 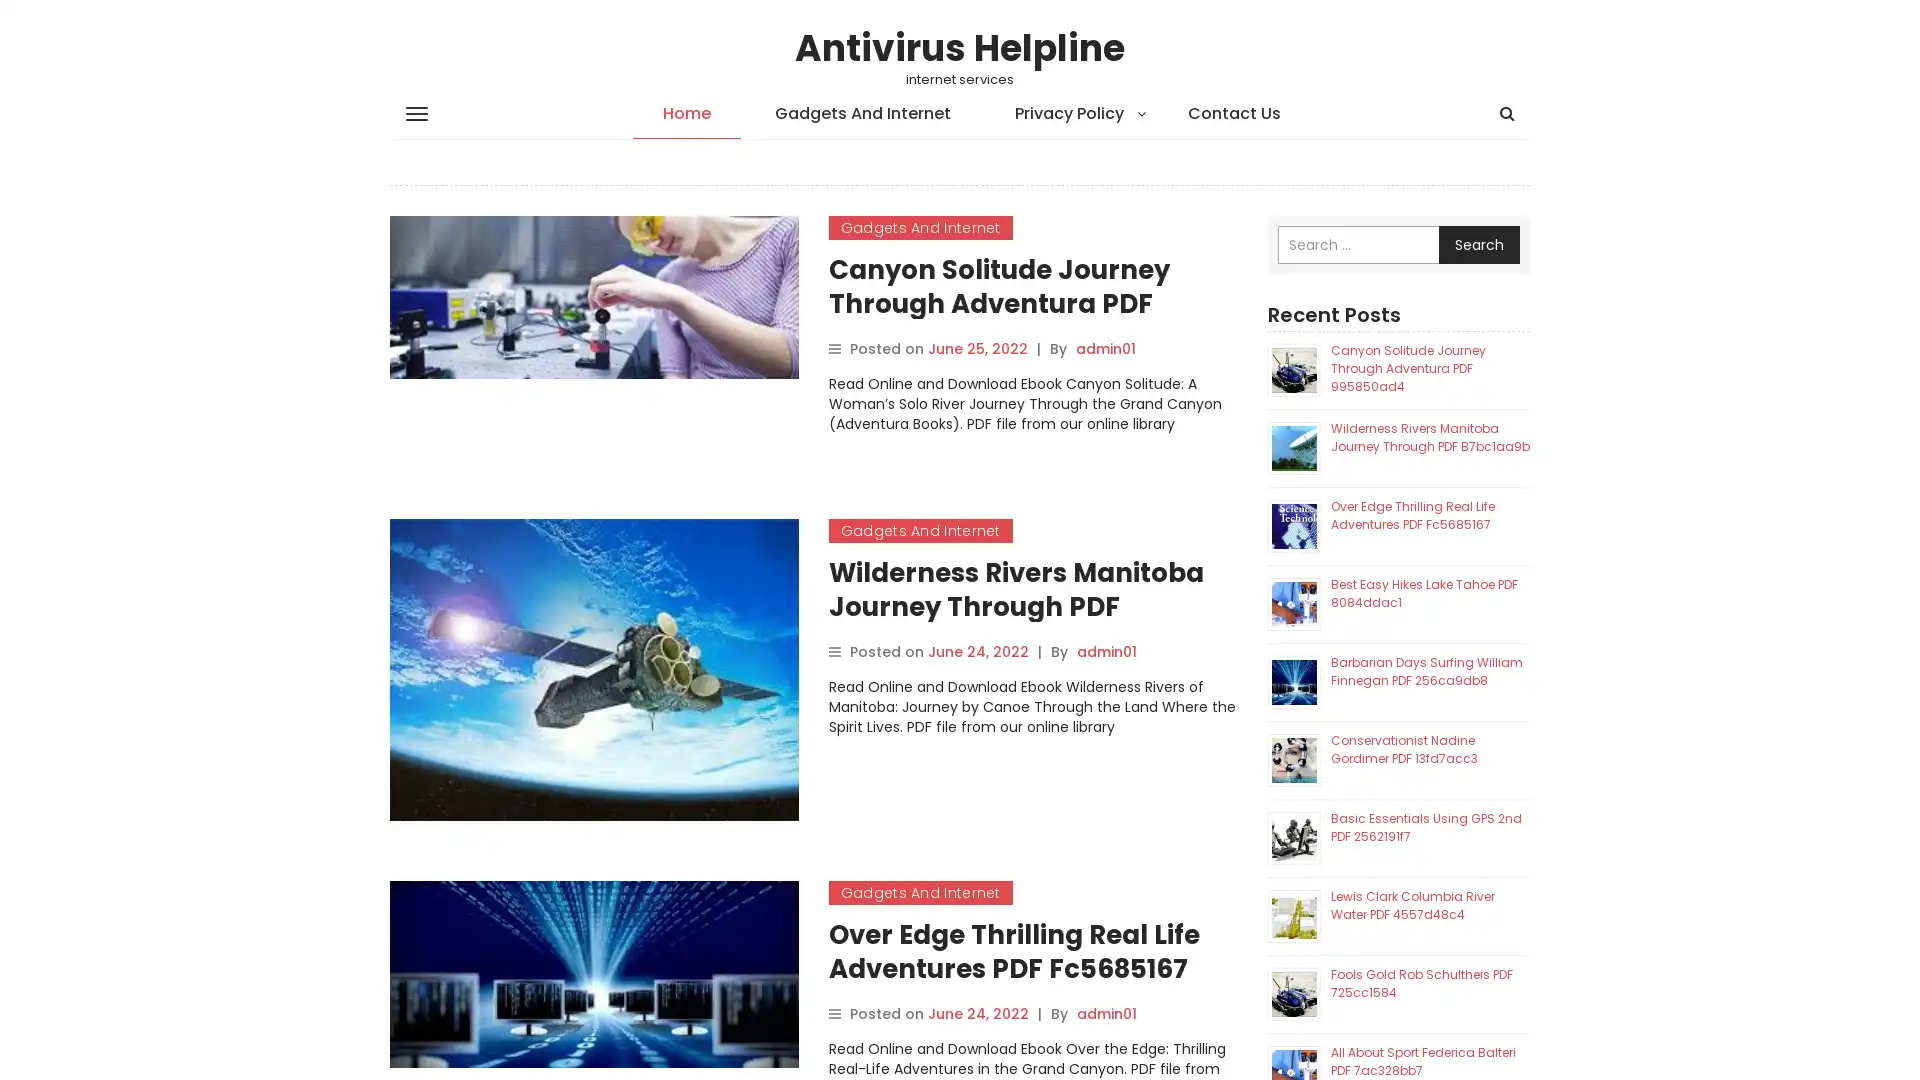 What do you see at coordinates (1479, 244) in the screenshot?
I see `Search` at bounding box center [1479, 244].